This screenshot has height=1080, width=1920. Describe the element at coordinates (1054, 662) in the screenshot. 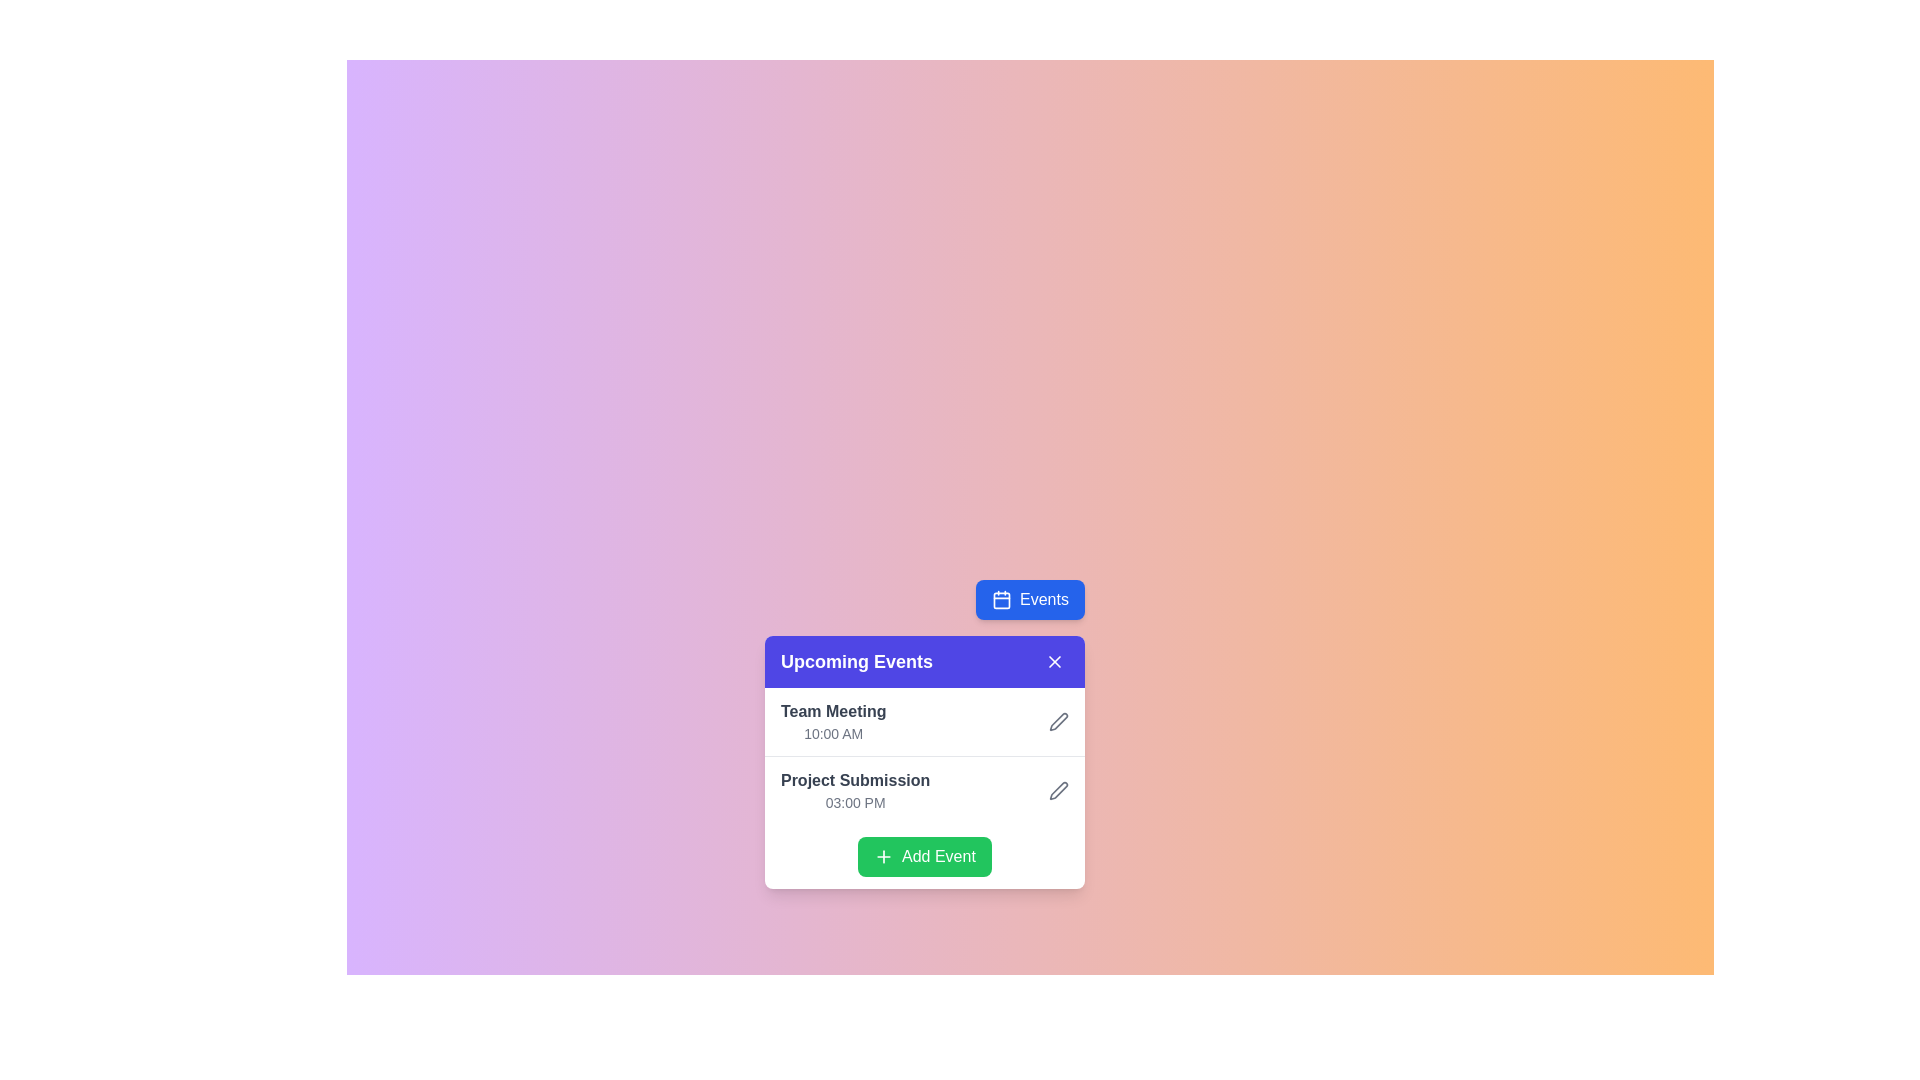

I see `the 'X' shaped close icon located at the top-right corner of the 'Upcoming Events' panel header` at that location.